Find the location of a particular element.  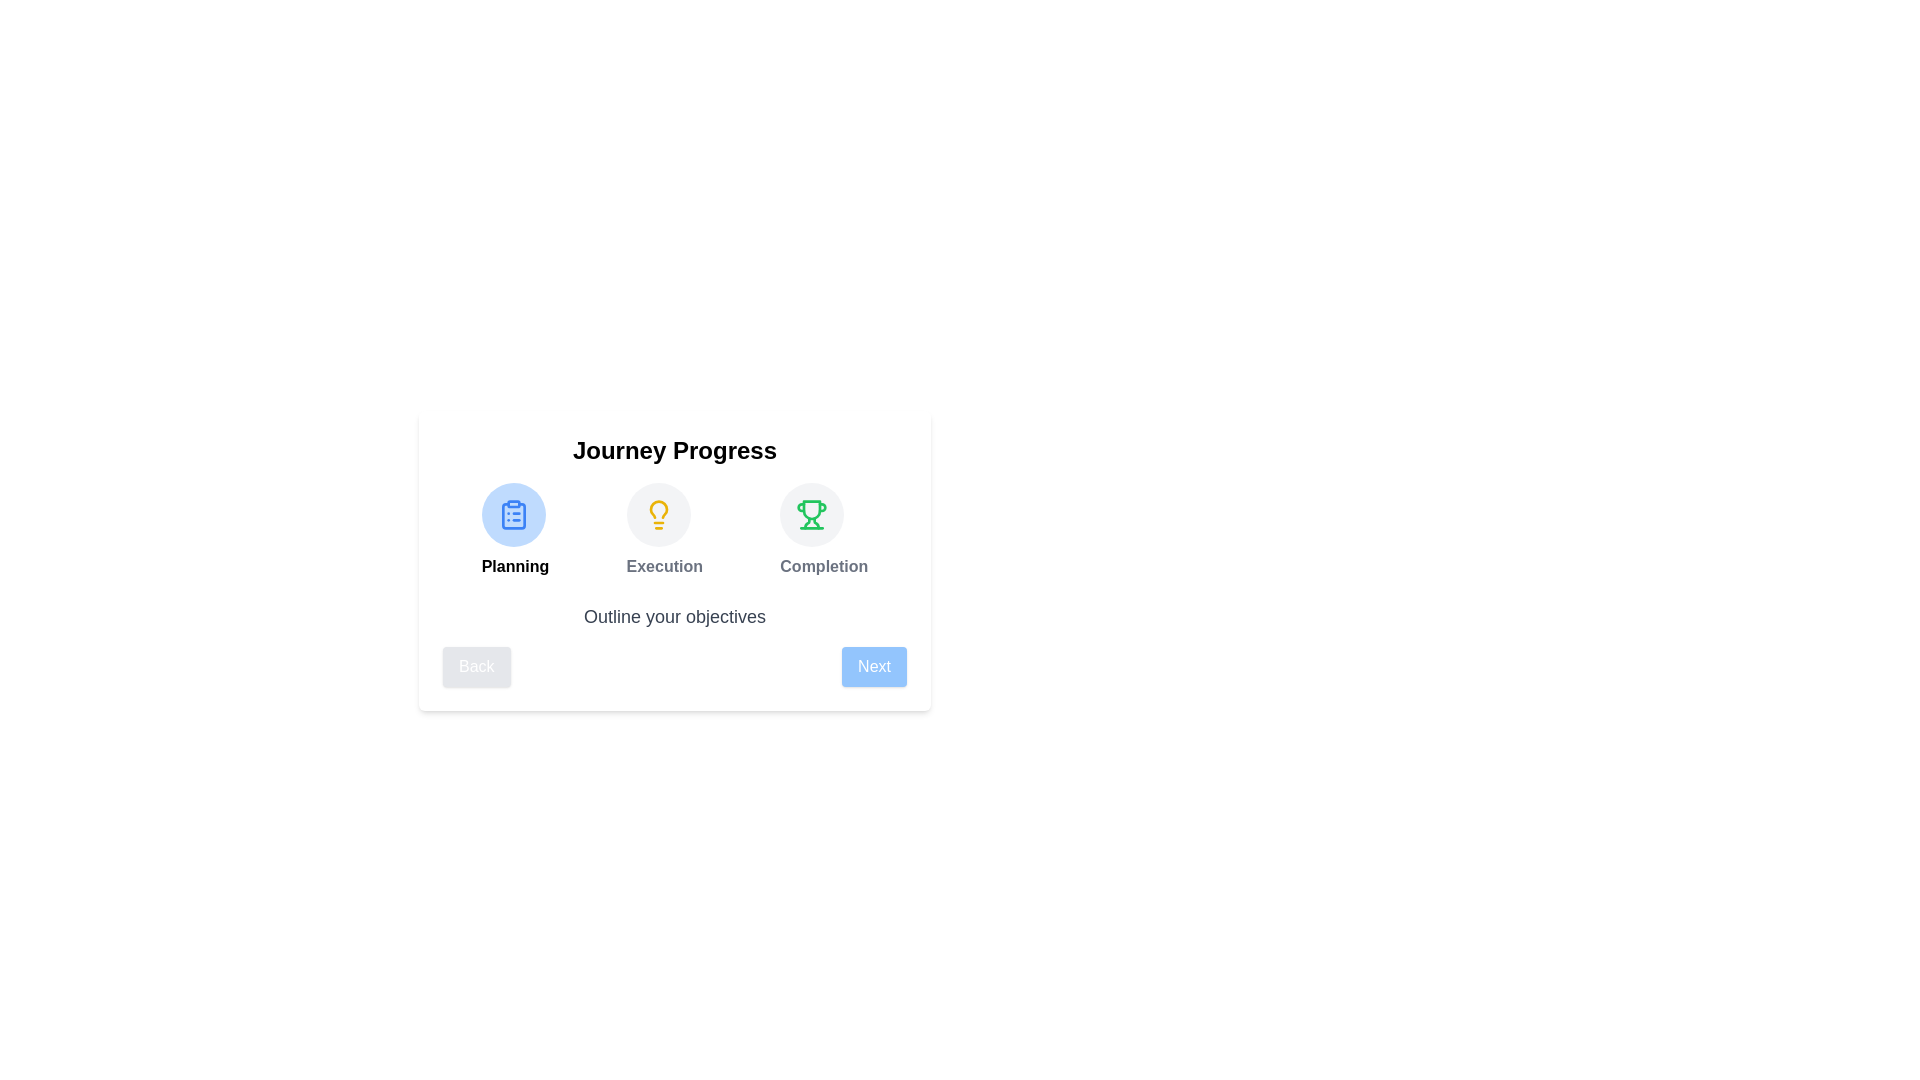

'Back' button to navigate to the previous step is located at coordinates (475, 667).